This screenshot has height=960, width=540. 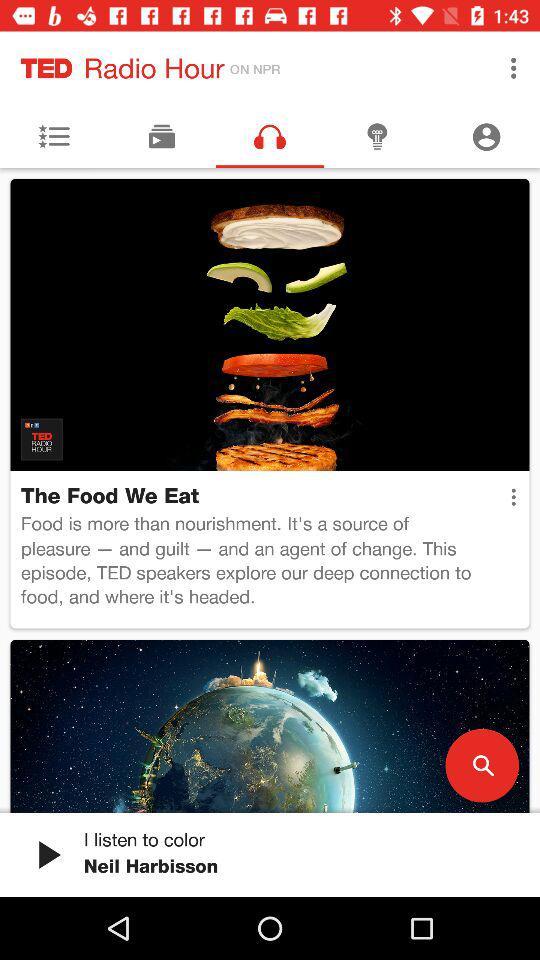 I want to click on the item below food is more icon, so click(x=481, y=764).